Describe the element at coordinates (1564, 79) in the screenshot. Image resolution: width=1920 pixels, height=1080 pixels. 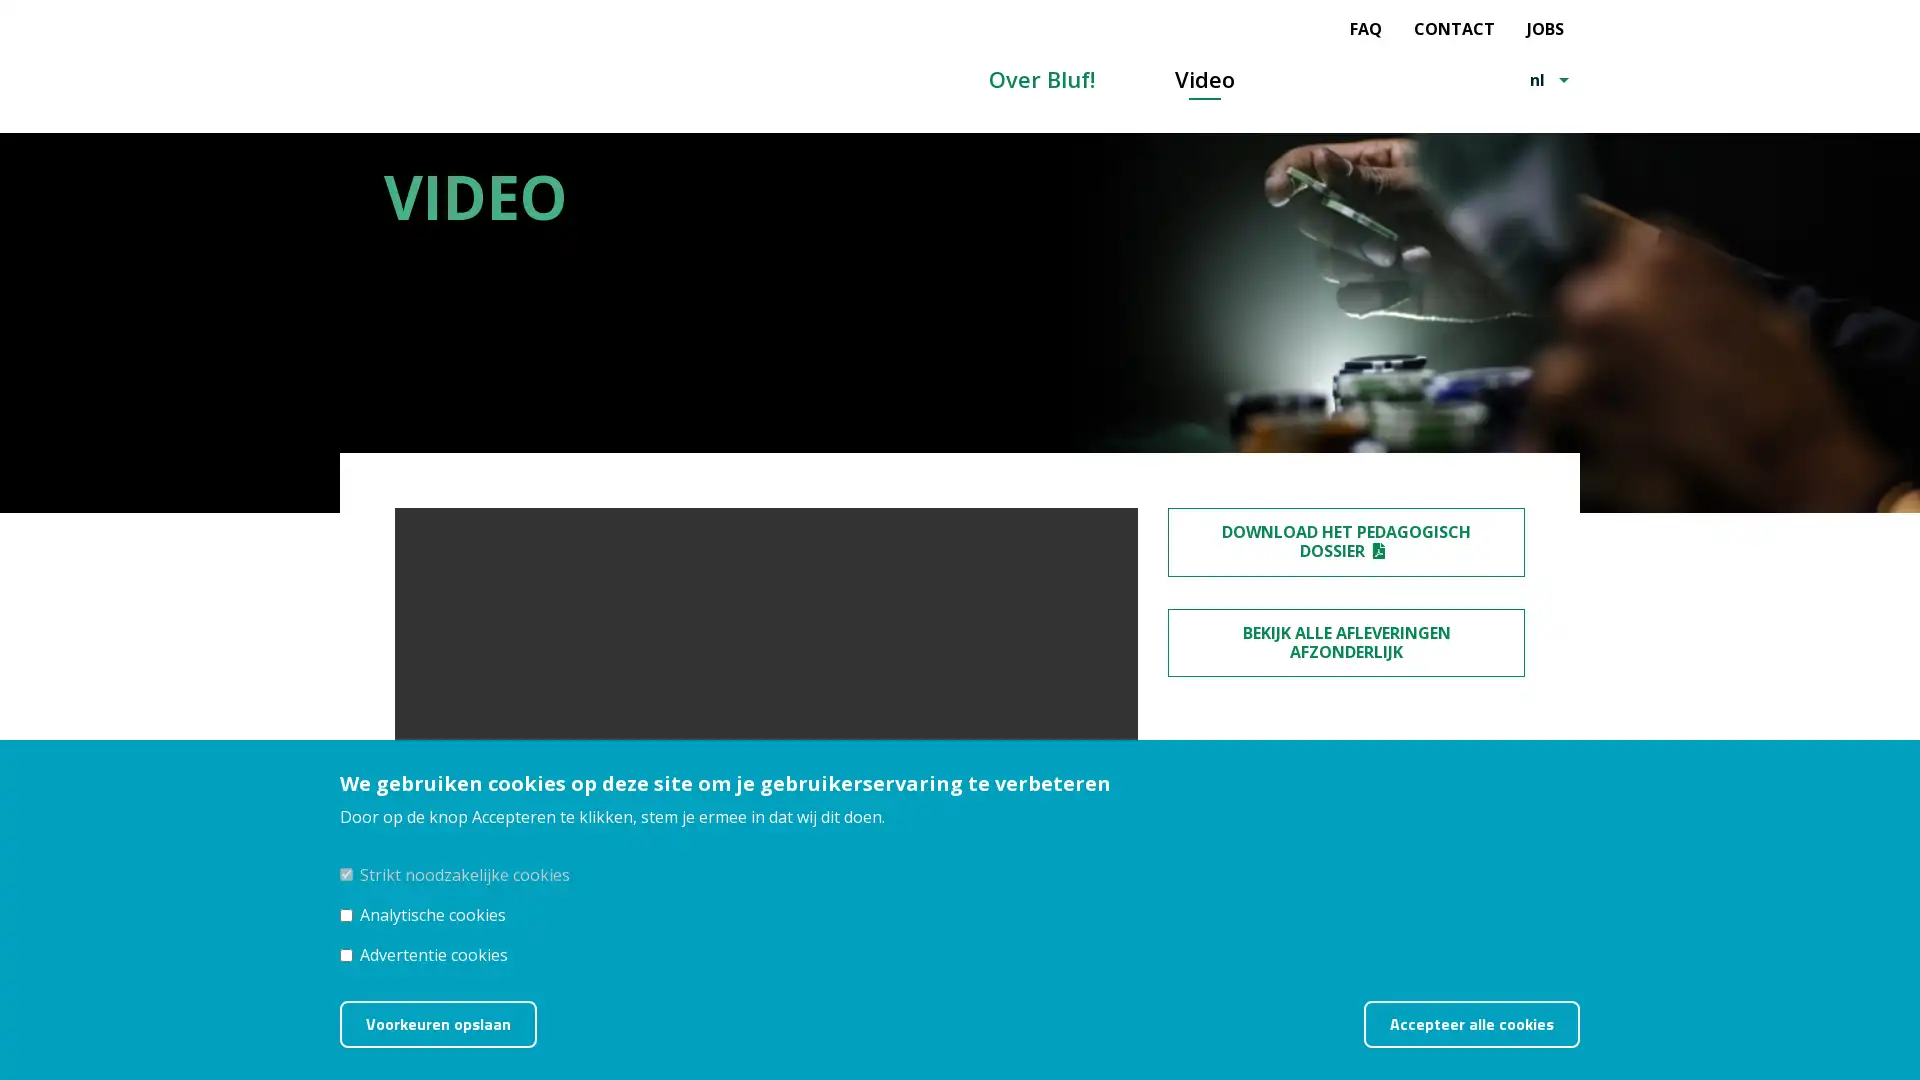
I see `other languages` at that location.